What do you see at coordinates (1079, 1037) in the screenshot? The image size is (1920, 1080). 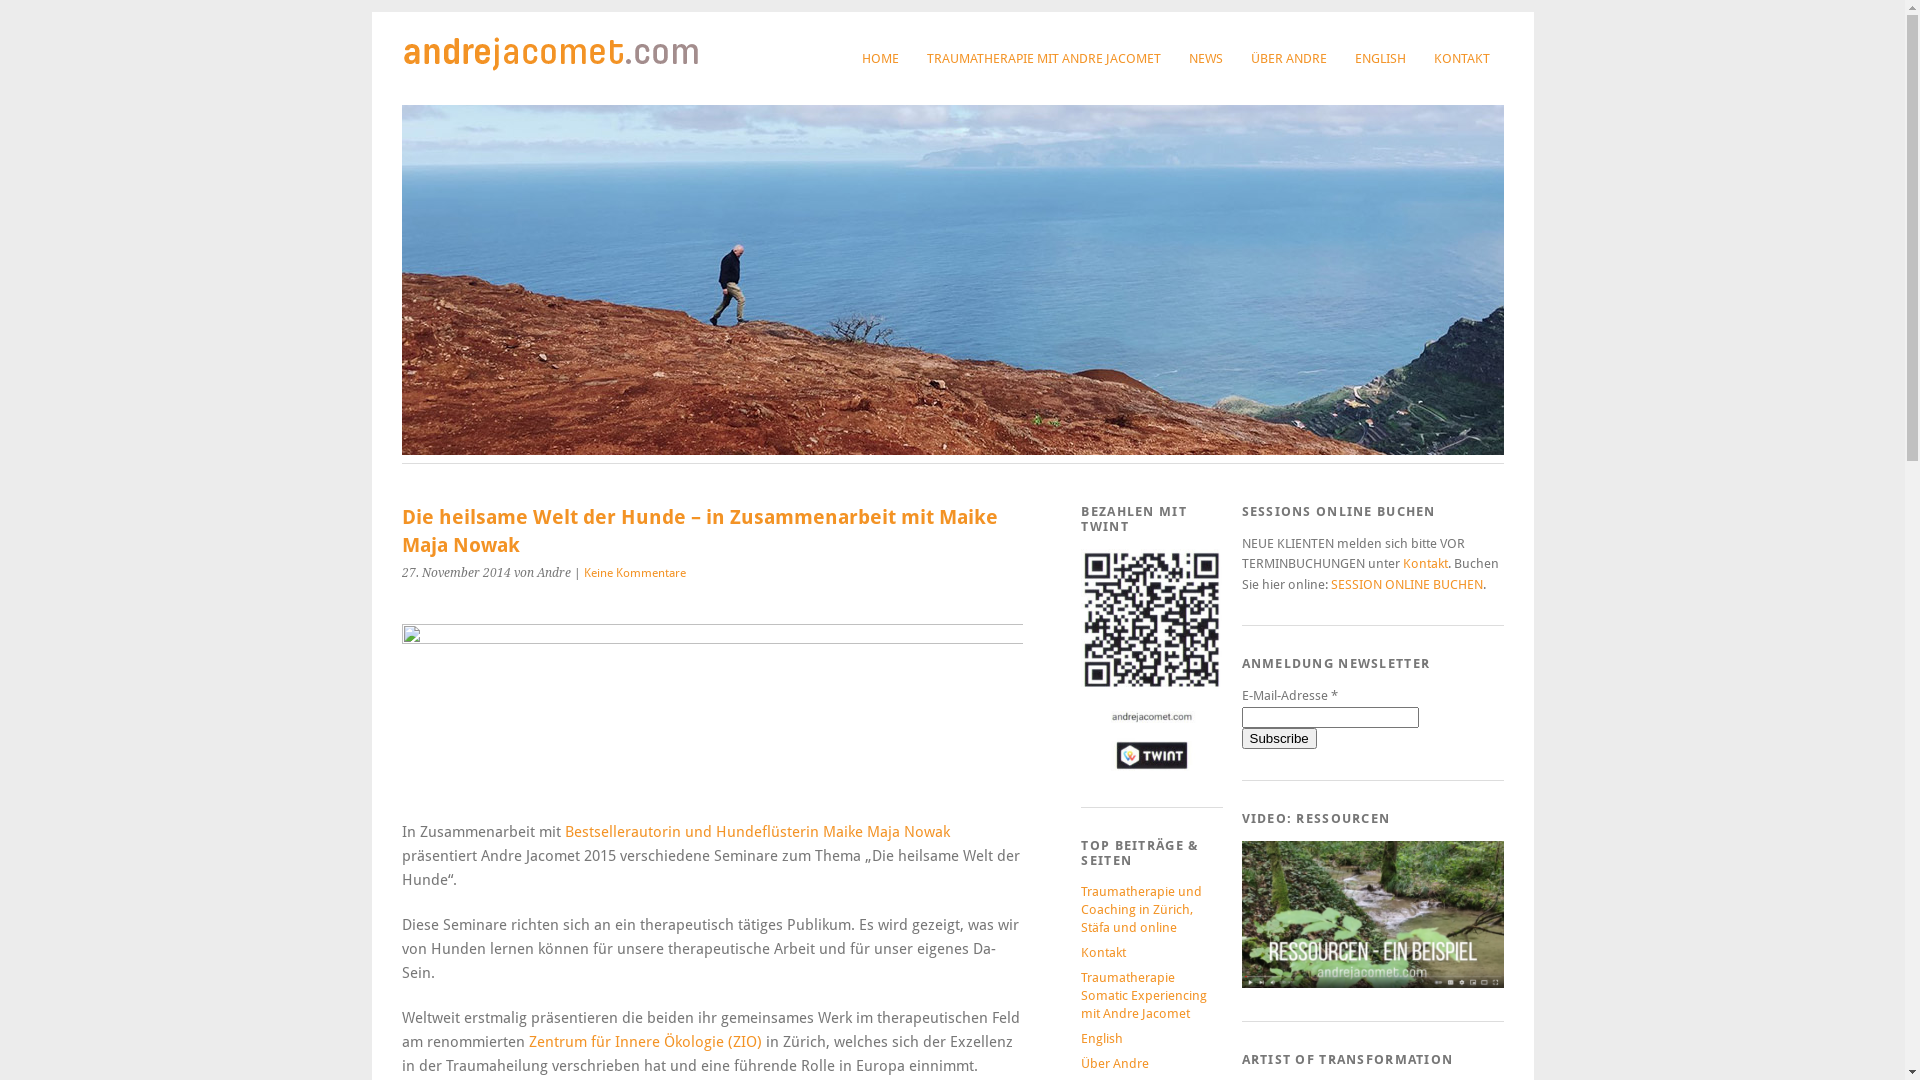 I see `'English'` at bounding box center [1079, 1037].